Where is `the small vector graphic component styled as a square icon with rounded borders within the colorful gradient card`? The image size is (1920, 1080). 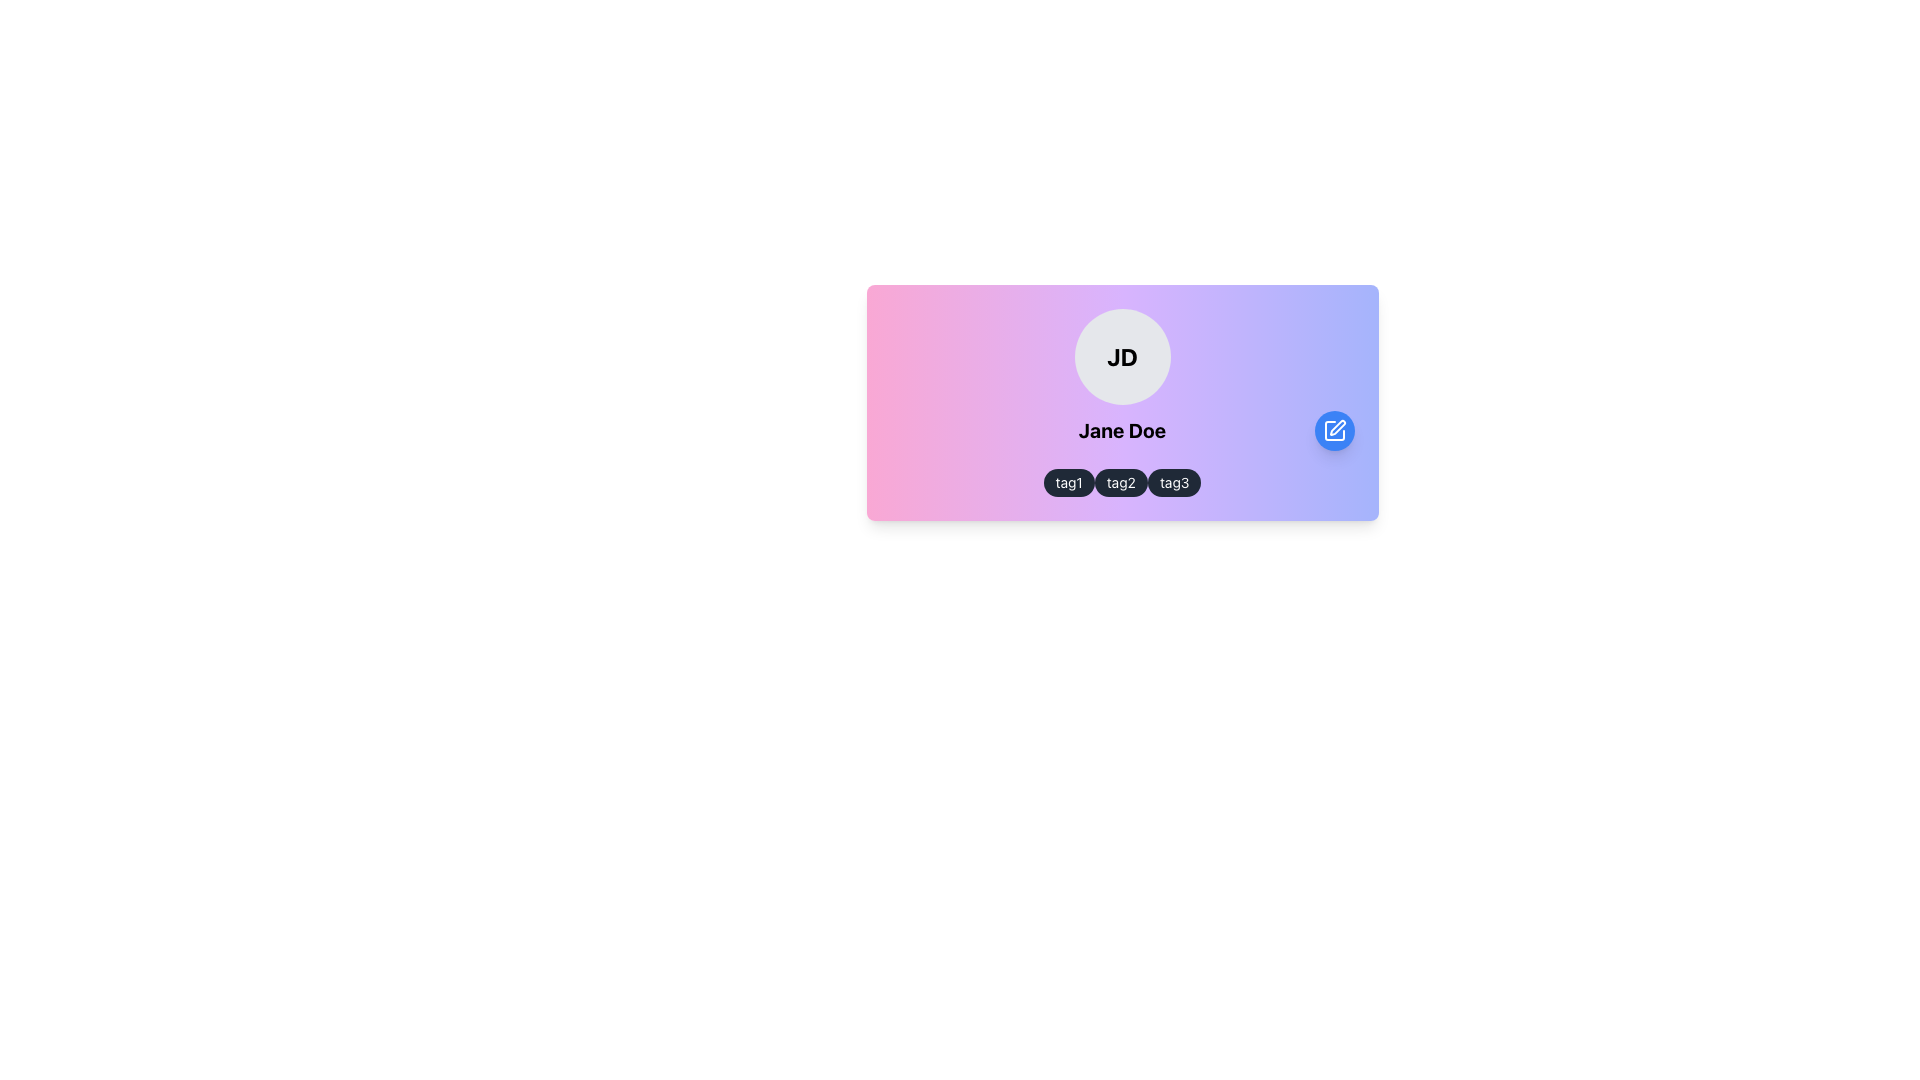
the small vector graphic component styled as a square icon with rounded borders within the colorful gradient card is located at coordinates (1334, 430).